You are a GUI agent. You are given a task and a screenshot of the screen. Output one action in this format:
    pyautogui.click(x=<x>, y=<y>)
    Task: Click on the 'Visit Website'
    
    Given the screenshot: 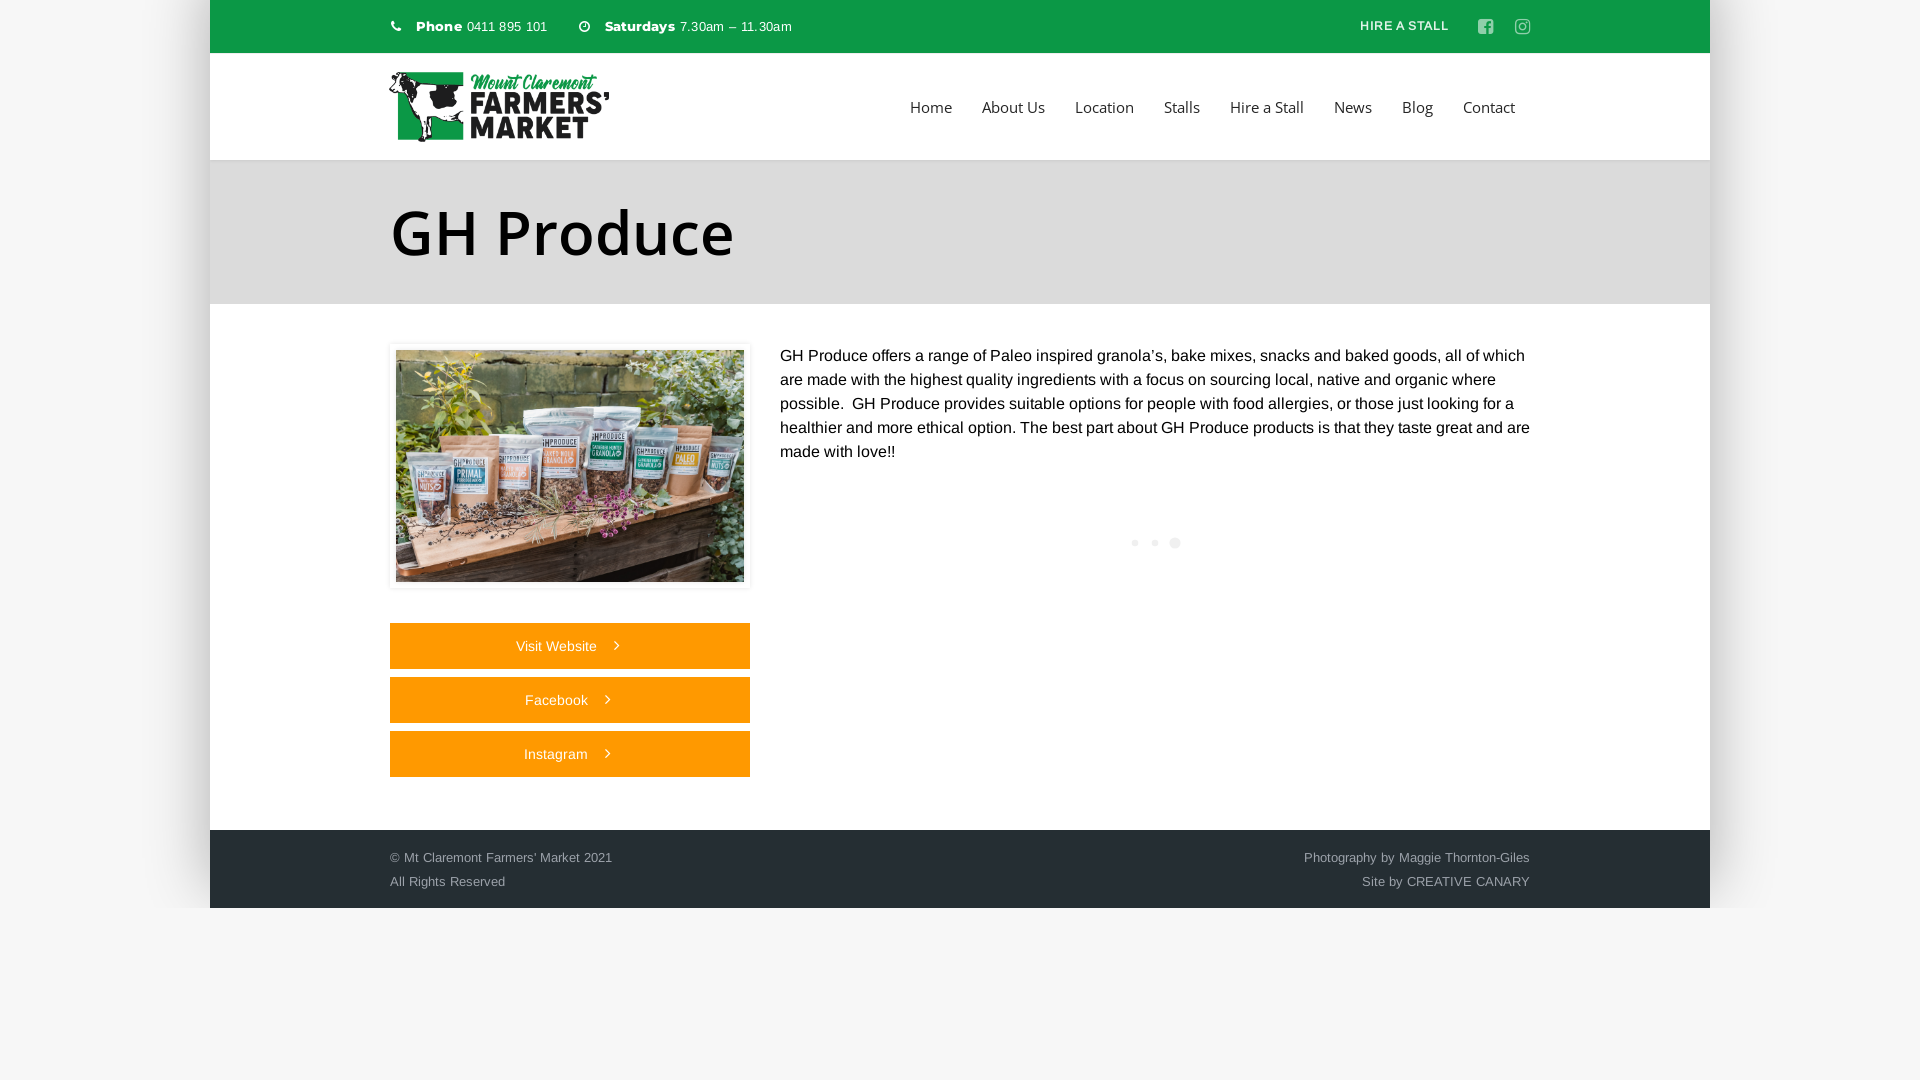 What is the action you would take?
    pyautogui.click(x=389, y=645)
    